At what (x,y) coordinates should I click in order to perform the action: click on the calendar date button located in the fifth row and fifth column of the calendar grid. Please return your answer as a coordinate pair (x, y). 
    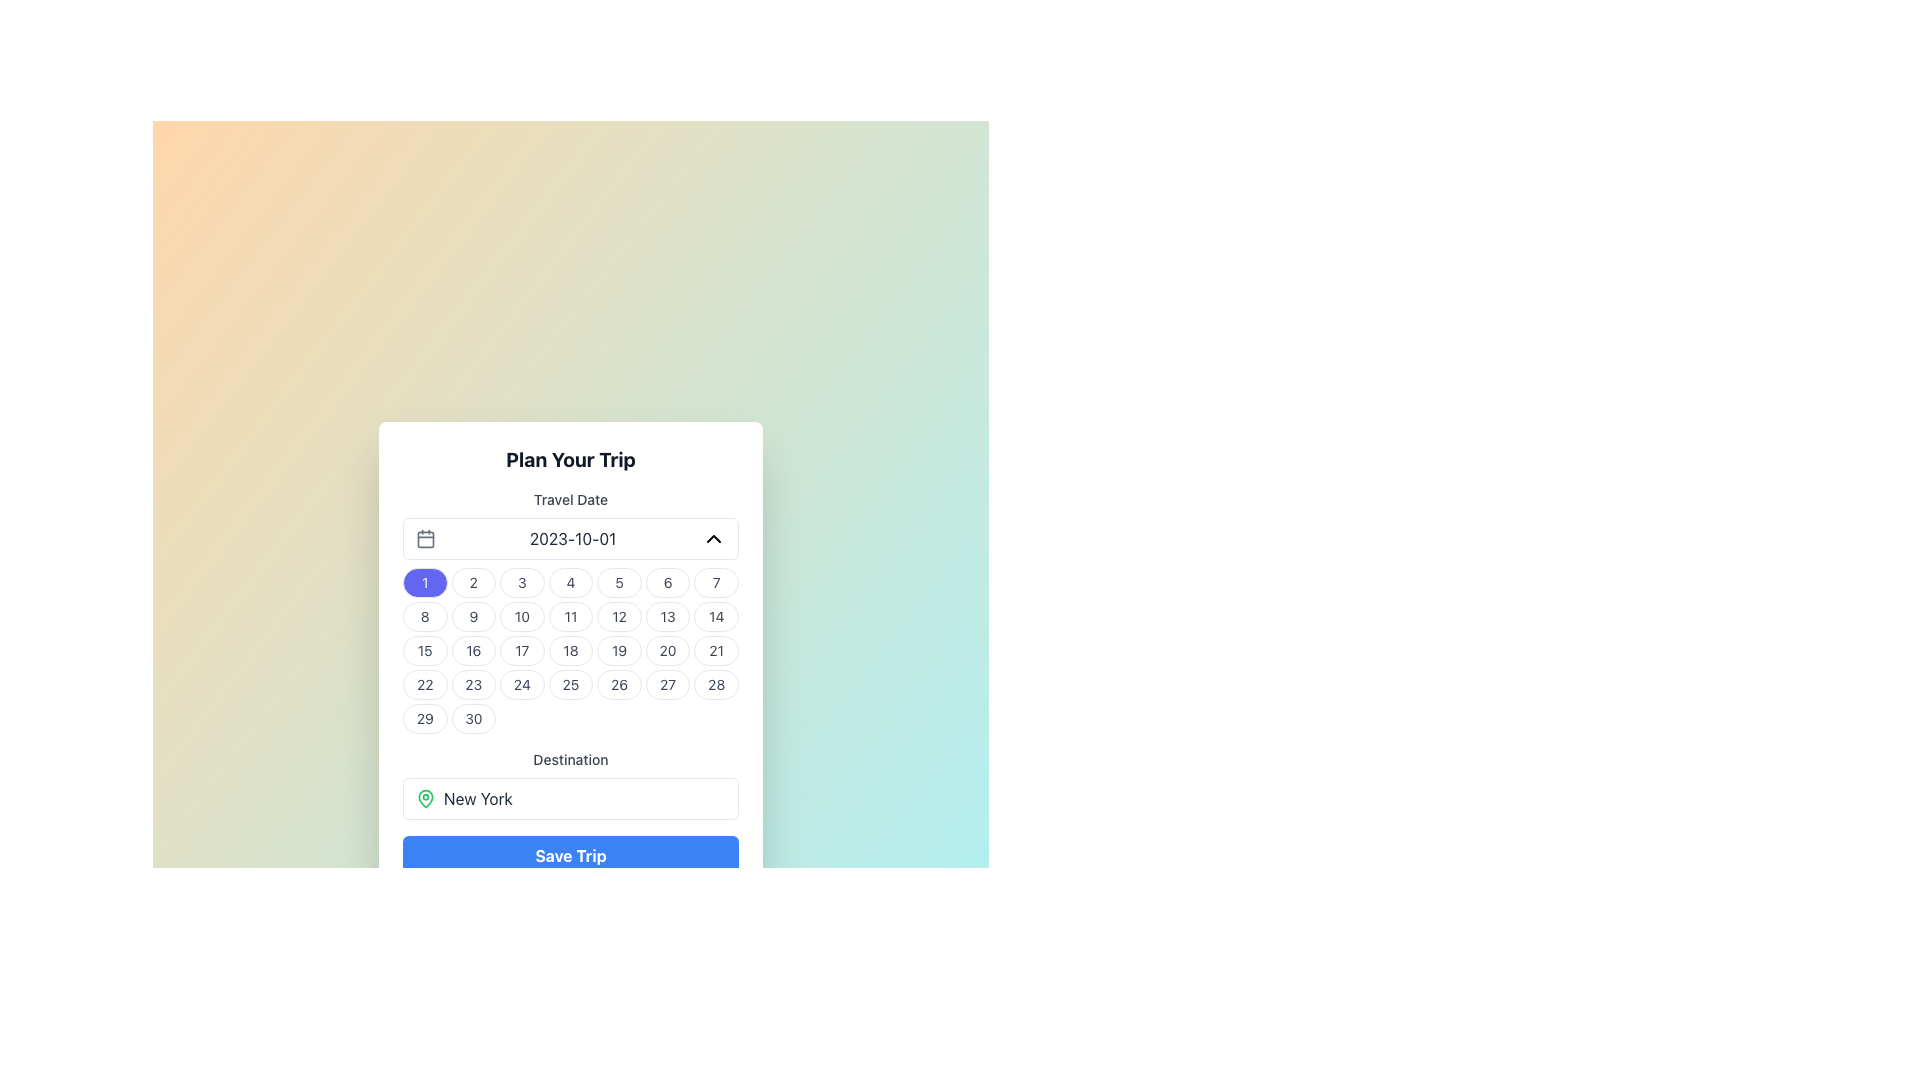
    Looking at the image, I should click on (618, 684).